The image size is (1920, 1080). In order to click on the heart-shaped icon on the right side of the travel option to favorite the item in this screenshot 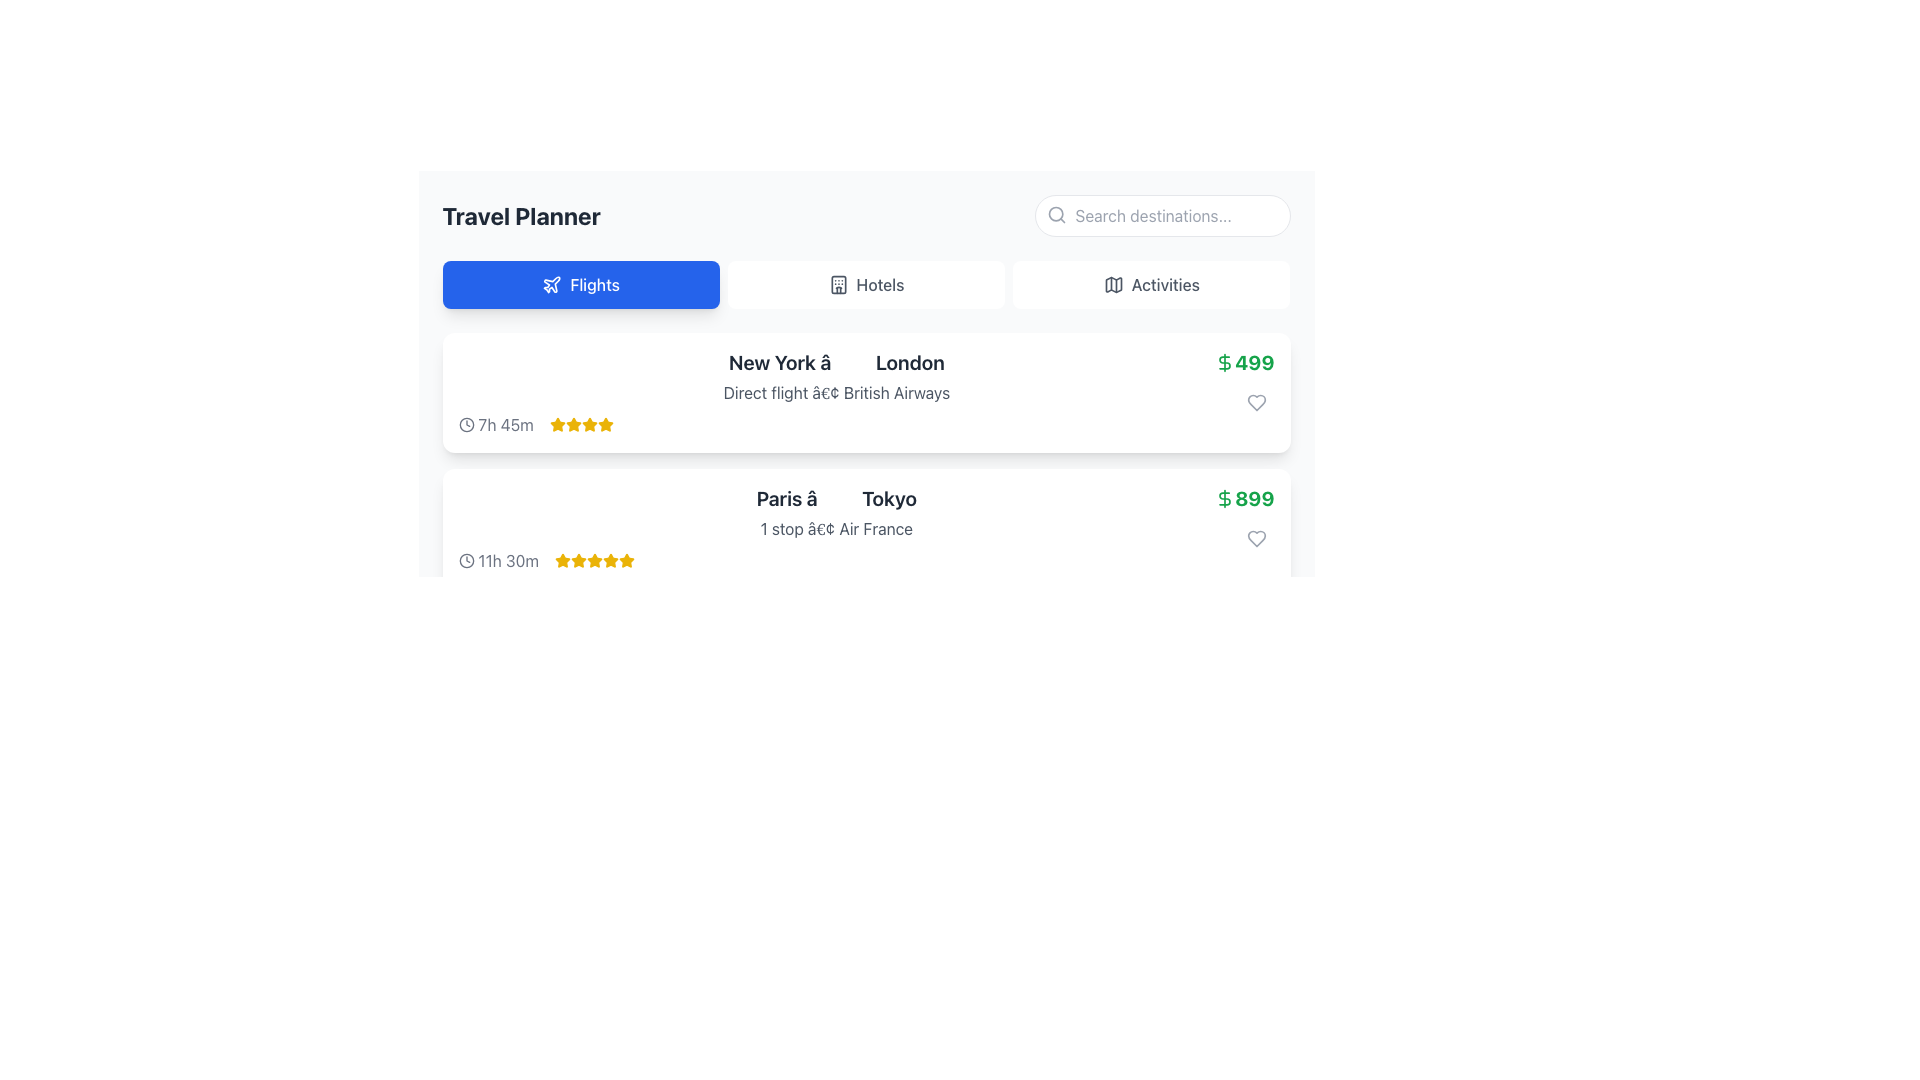, I will do `click(1255, 538)`.